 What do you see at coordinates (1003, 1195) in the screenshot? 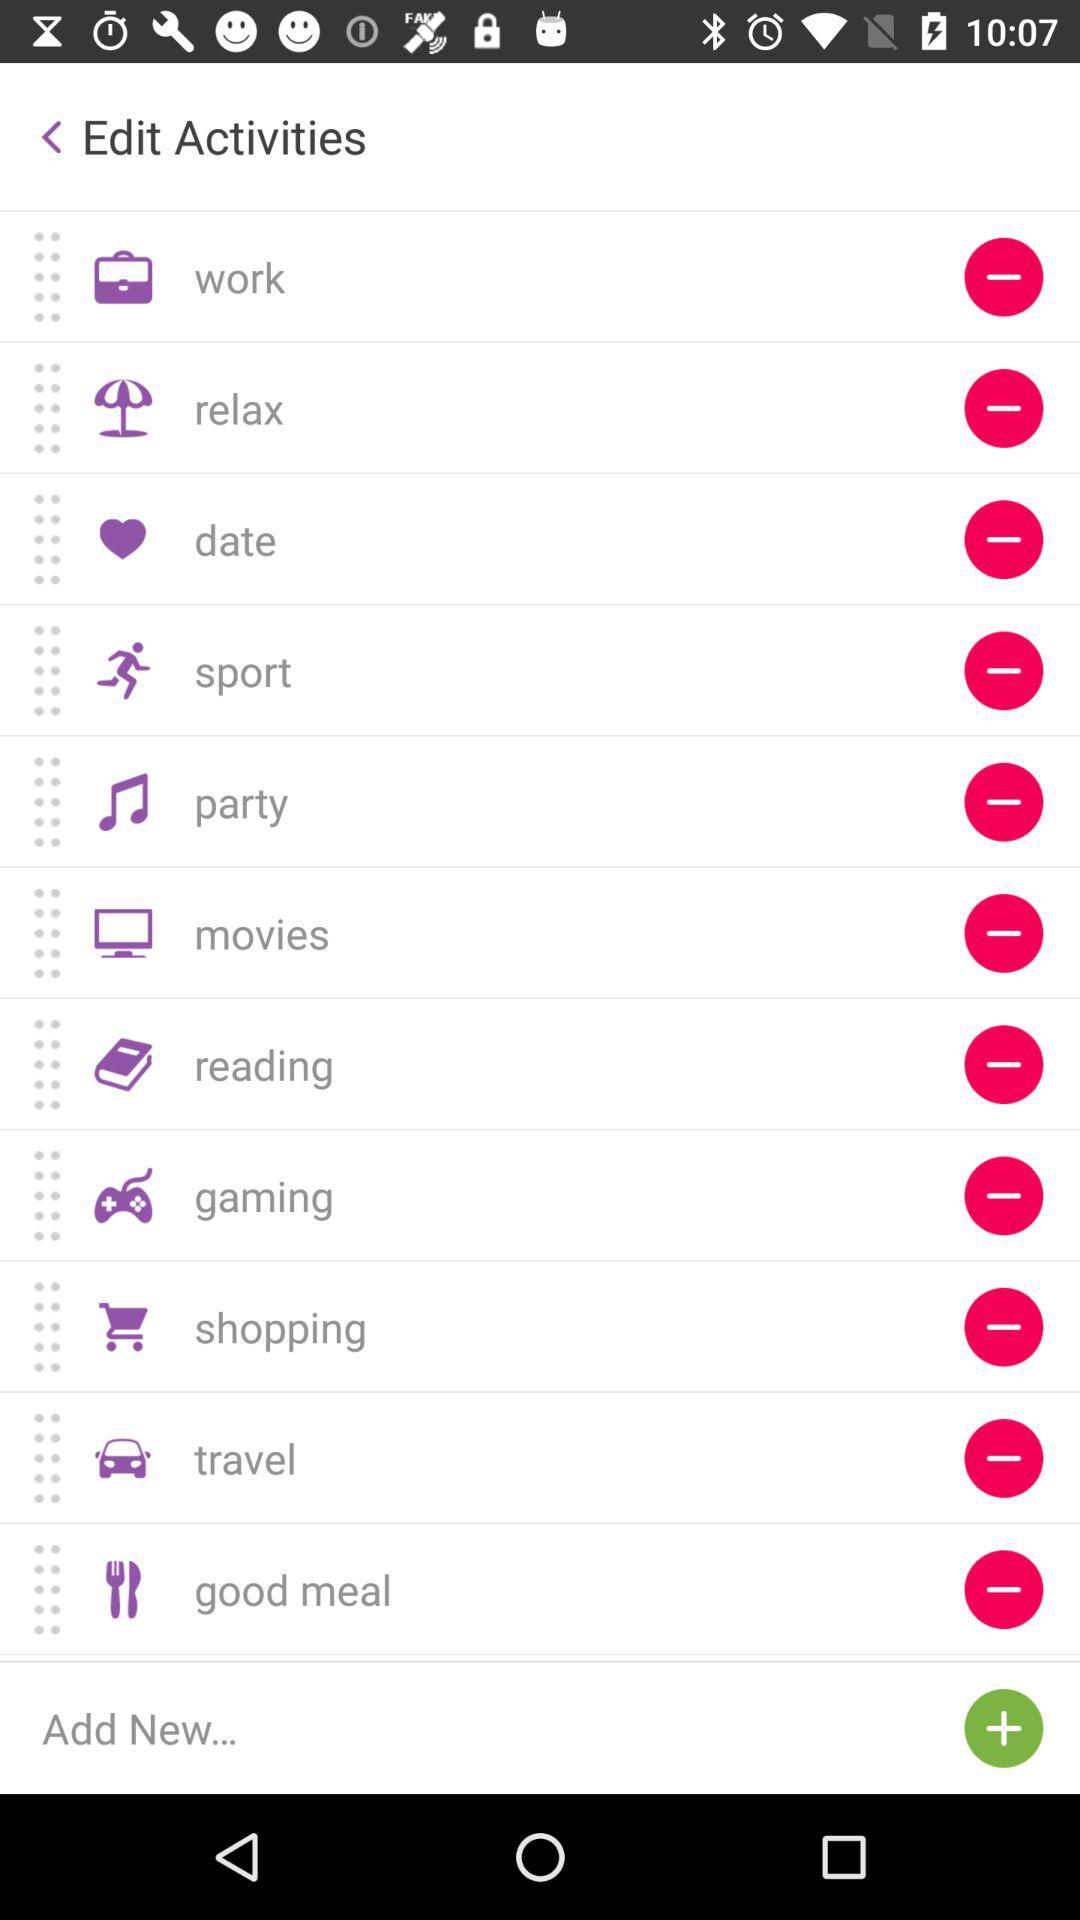
I see `delete gaming activity` at bounding box center [1003, 1195].